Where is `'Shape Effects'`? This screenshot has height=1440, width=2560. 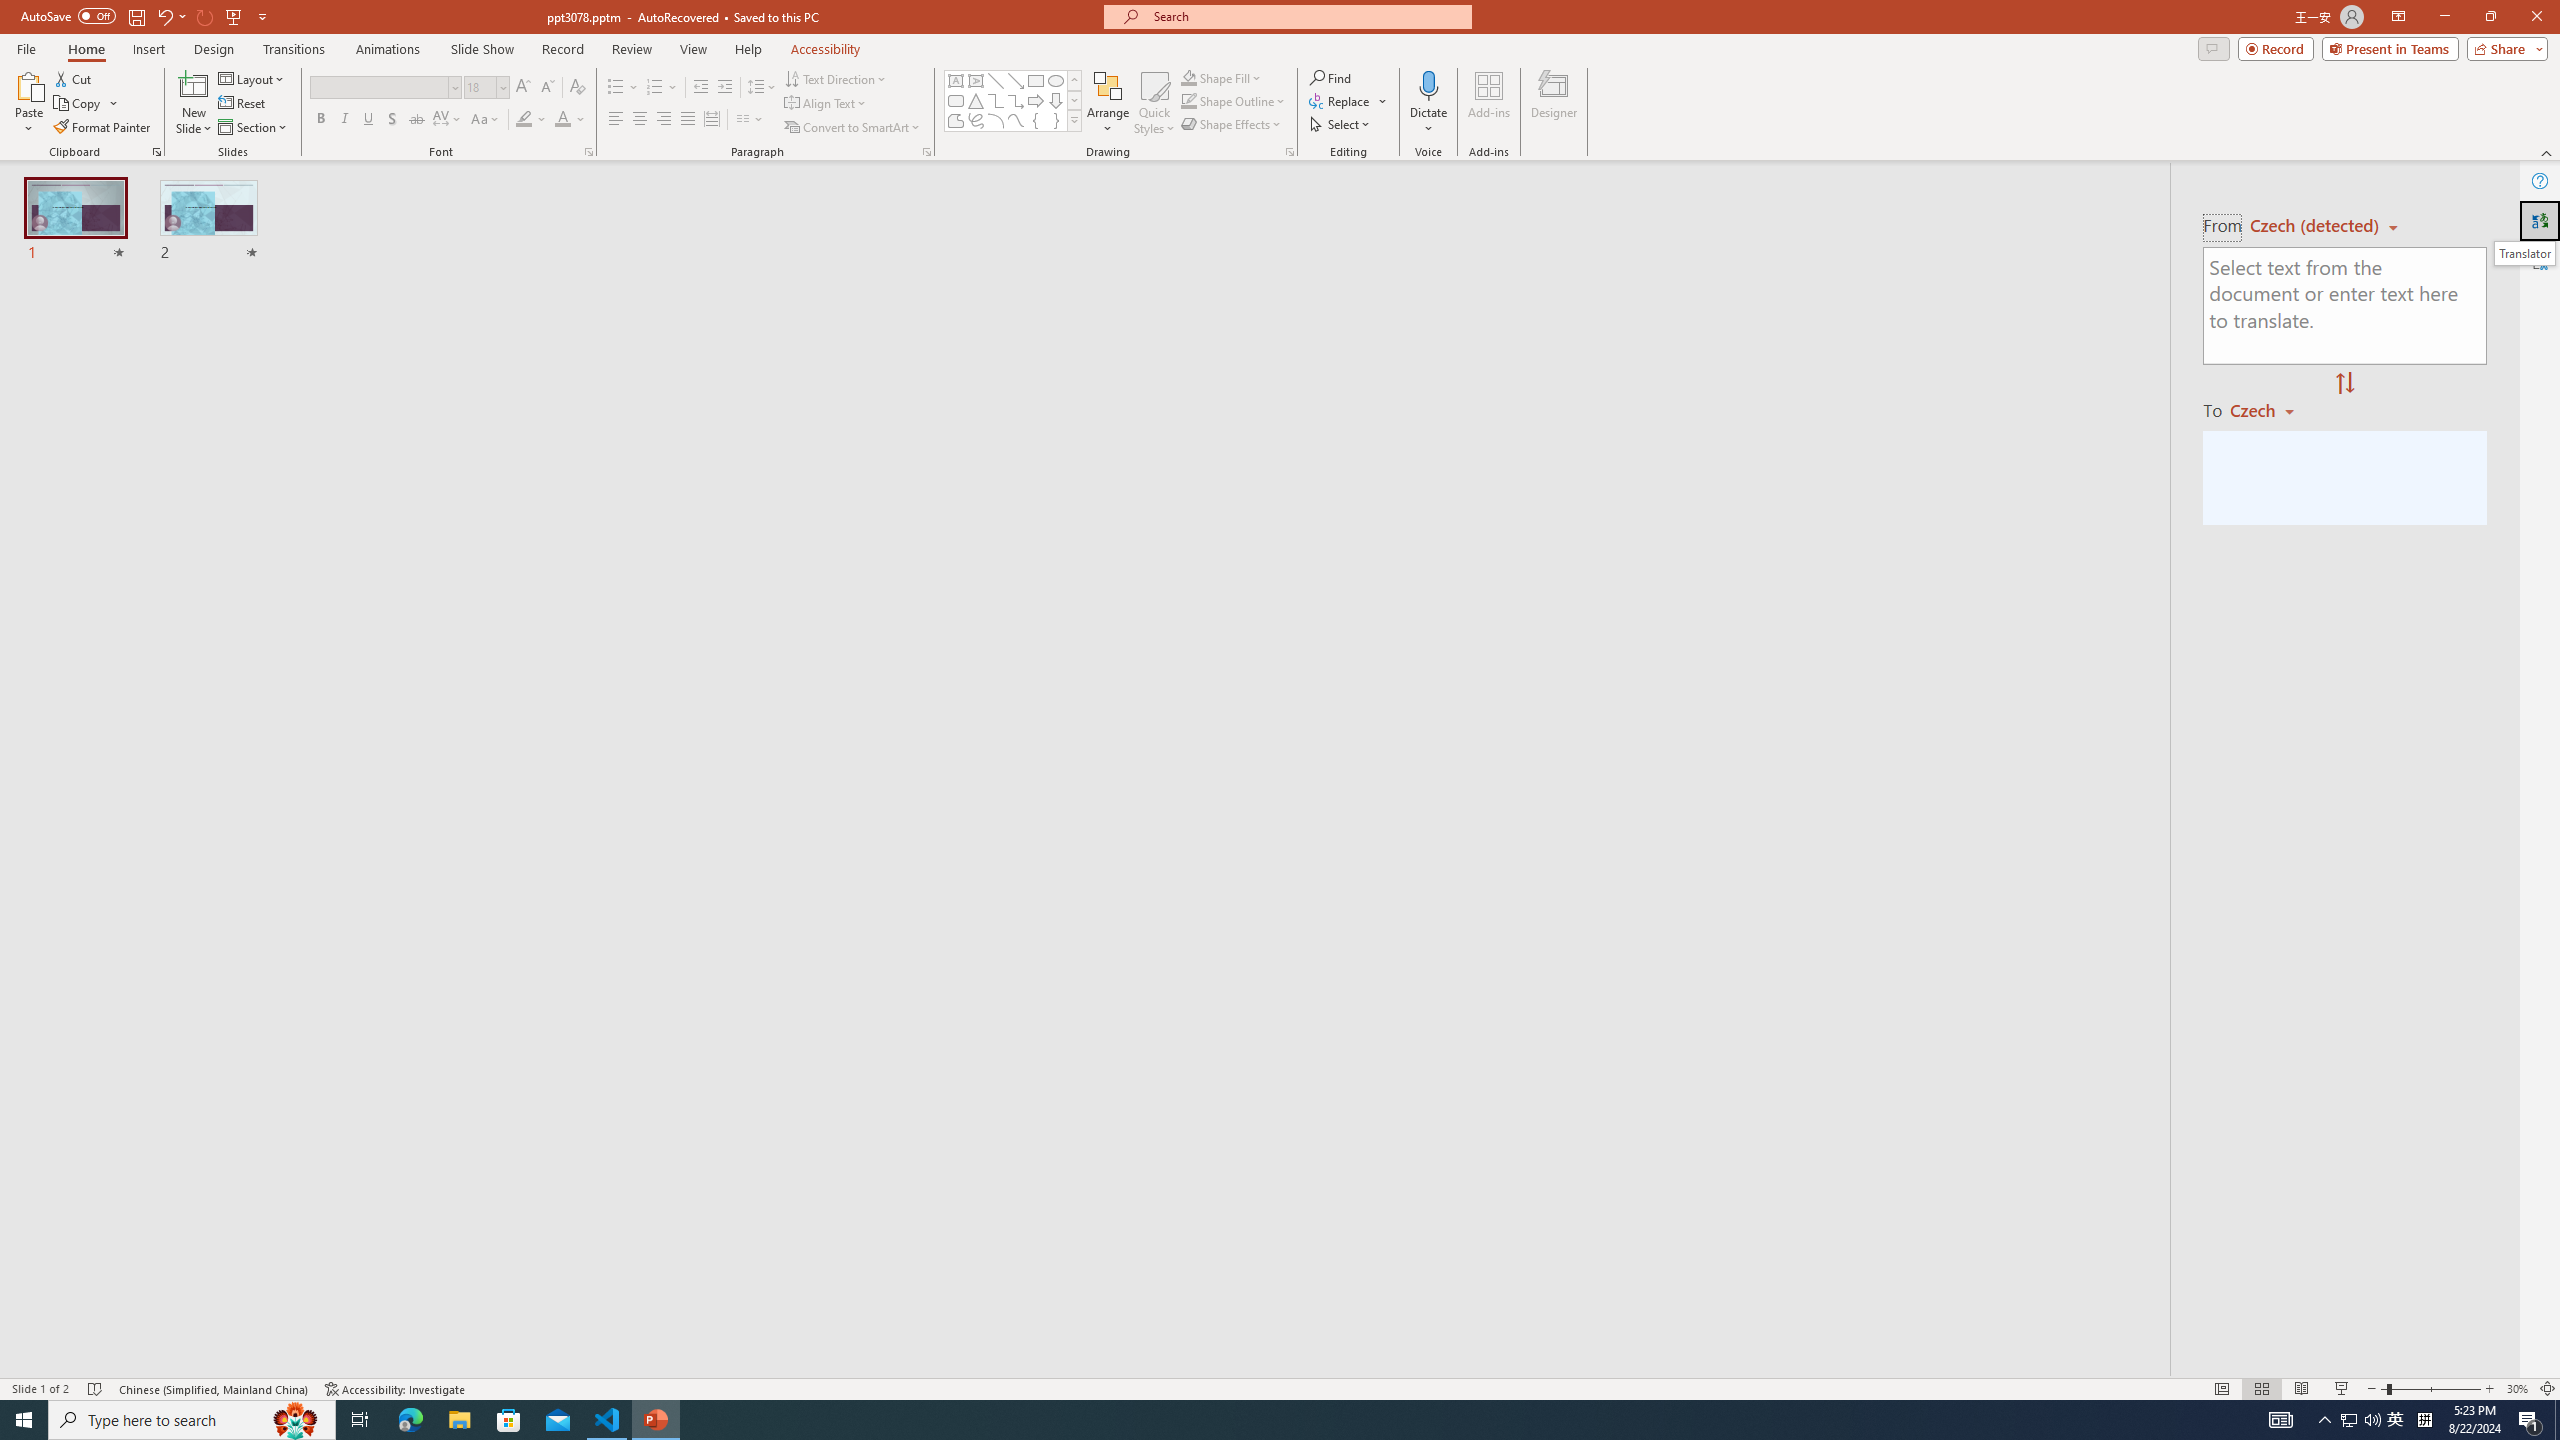
'Shape Effects' is located at coordinates (1231, 122).